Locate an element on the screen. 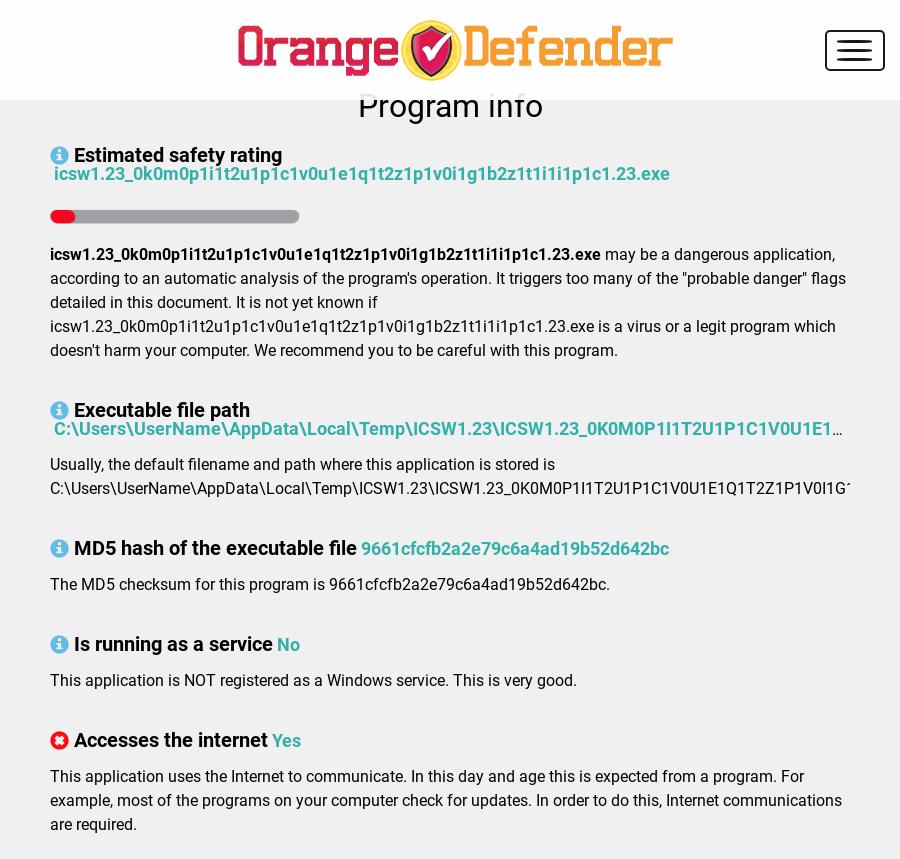 Image resolution: width=900 pixels, height=859 pixels. 'may be a dangerous application, according to an automatic analysis of the program's operation. It triggers too many of the "probable danger" flags detailed in this document. It is not yet known if icsw1.23_0k0m0p1i1t2u1p1c1v0u1e1q1t2z1p1v0i1g1b2z1t1i1i1p1c1.23.exe is a virus or a legit program which doesn't harm your computer. We recommend you to be careful with this program.' is located at coordinates (49, 302).